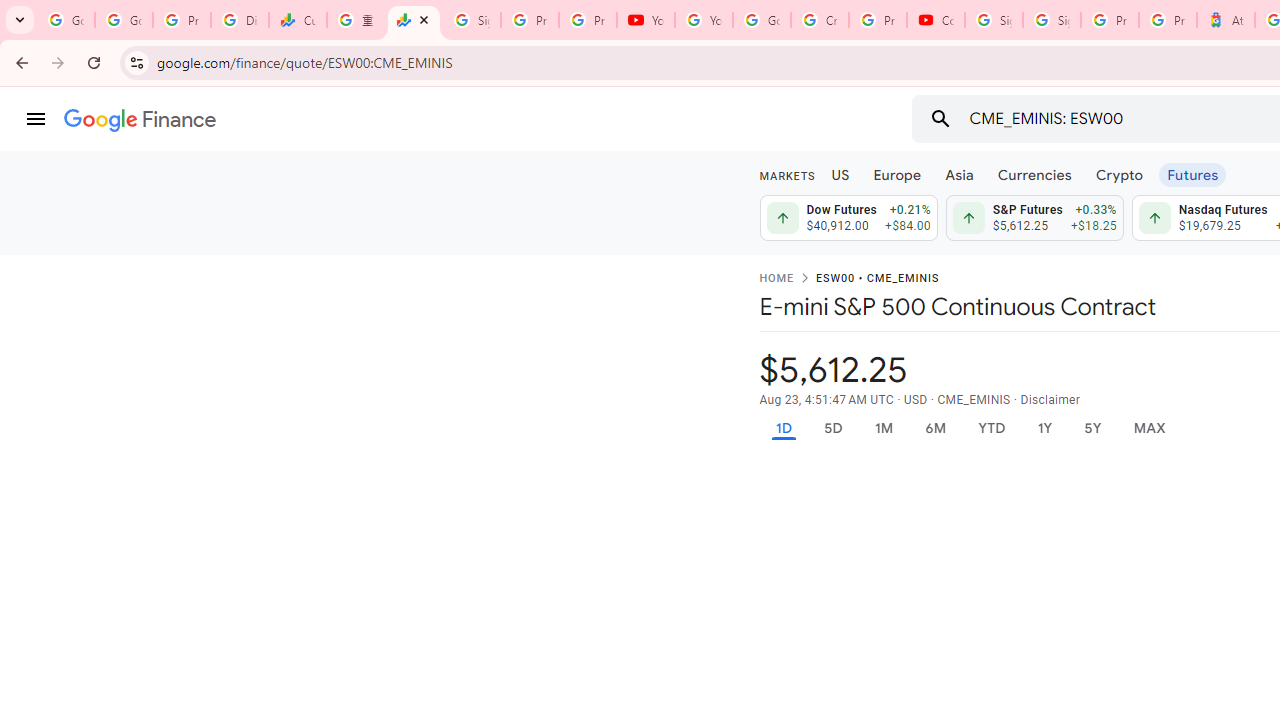 The width and height of the screenshot is (1280, 720). What do you see at coordinates (65, 20) in the screenshot?
I see `'Google Workspace Admin Community'` at bounding box center [65, 20].